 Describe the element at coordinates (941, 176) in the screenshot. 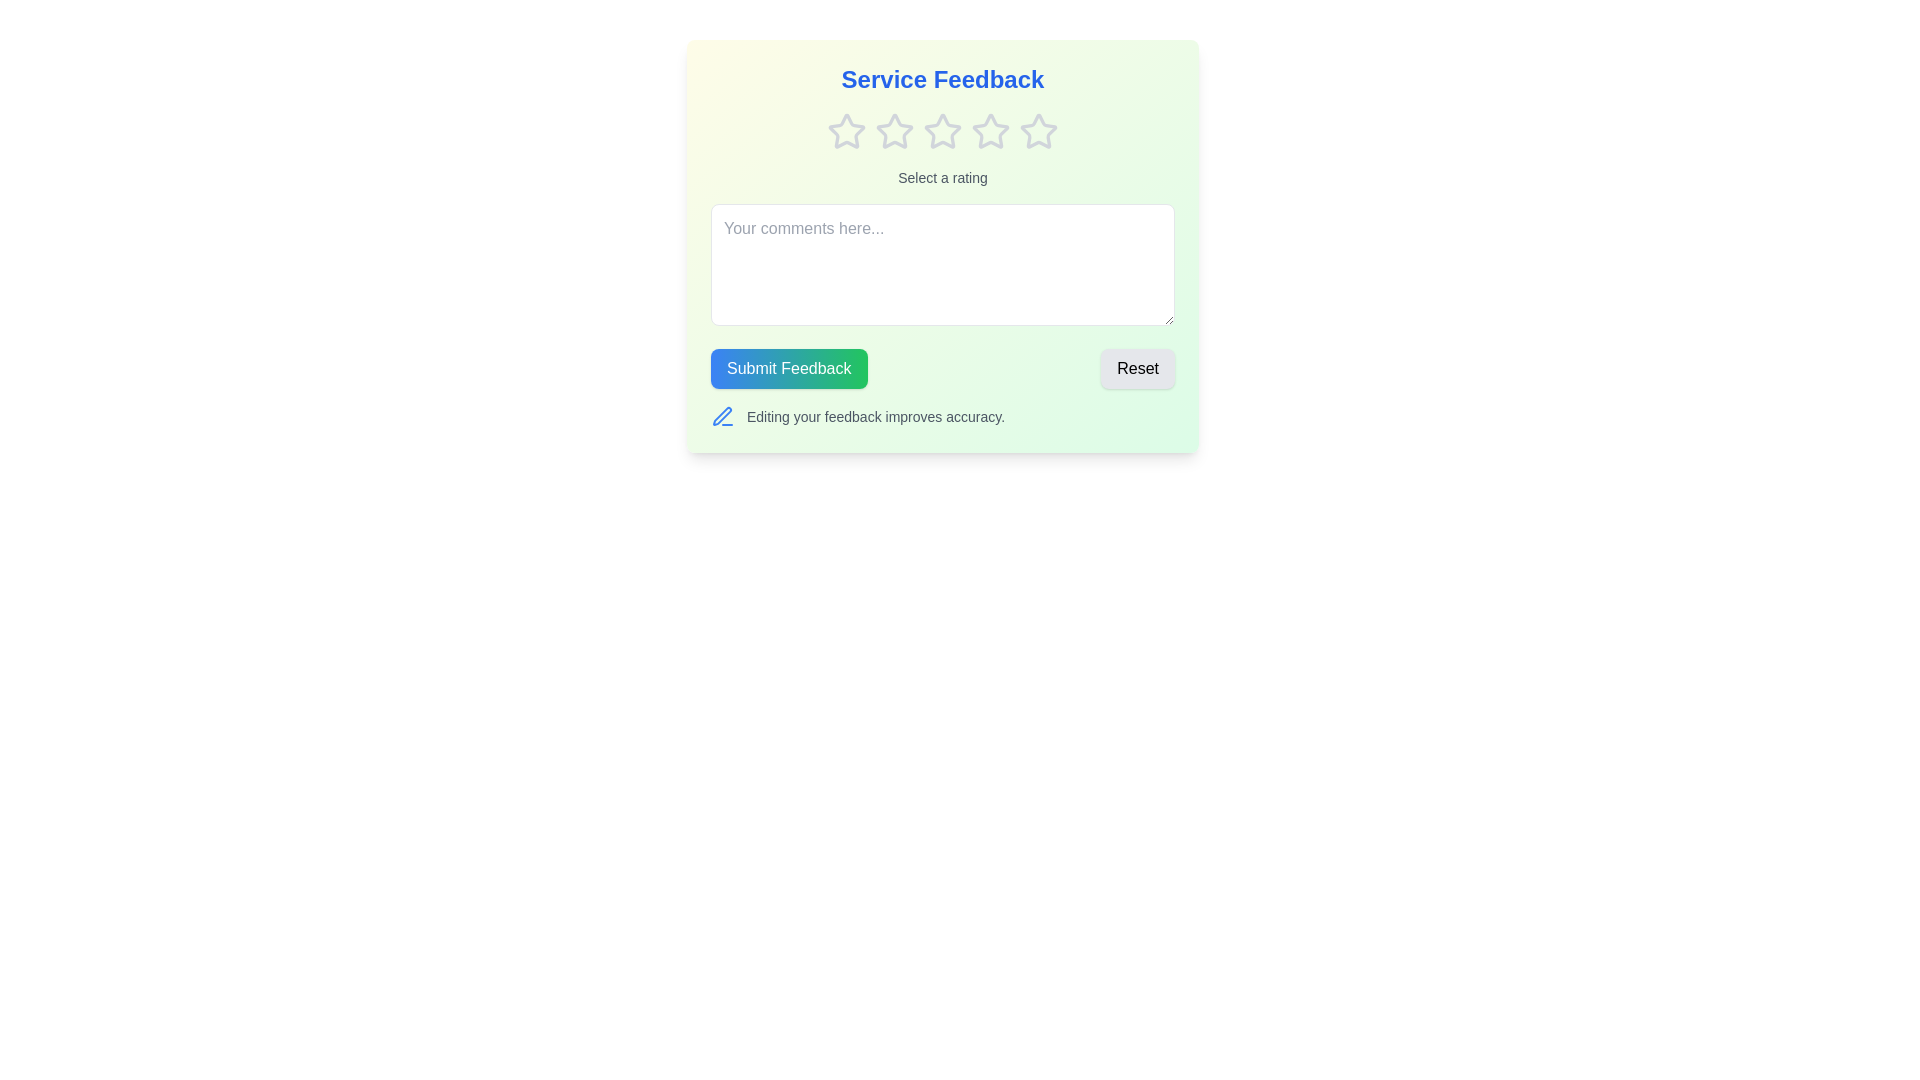

I see `the text label that provides instructions for selecting a rating using the stars displayed above it` at that location.